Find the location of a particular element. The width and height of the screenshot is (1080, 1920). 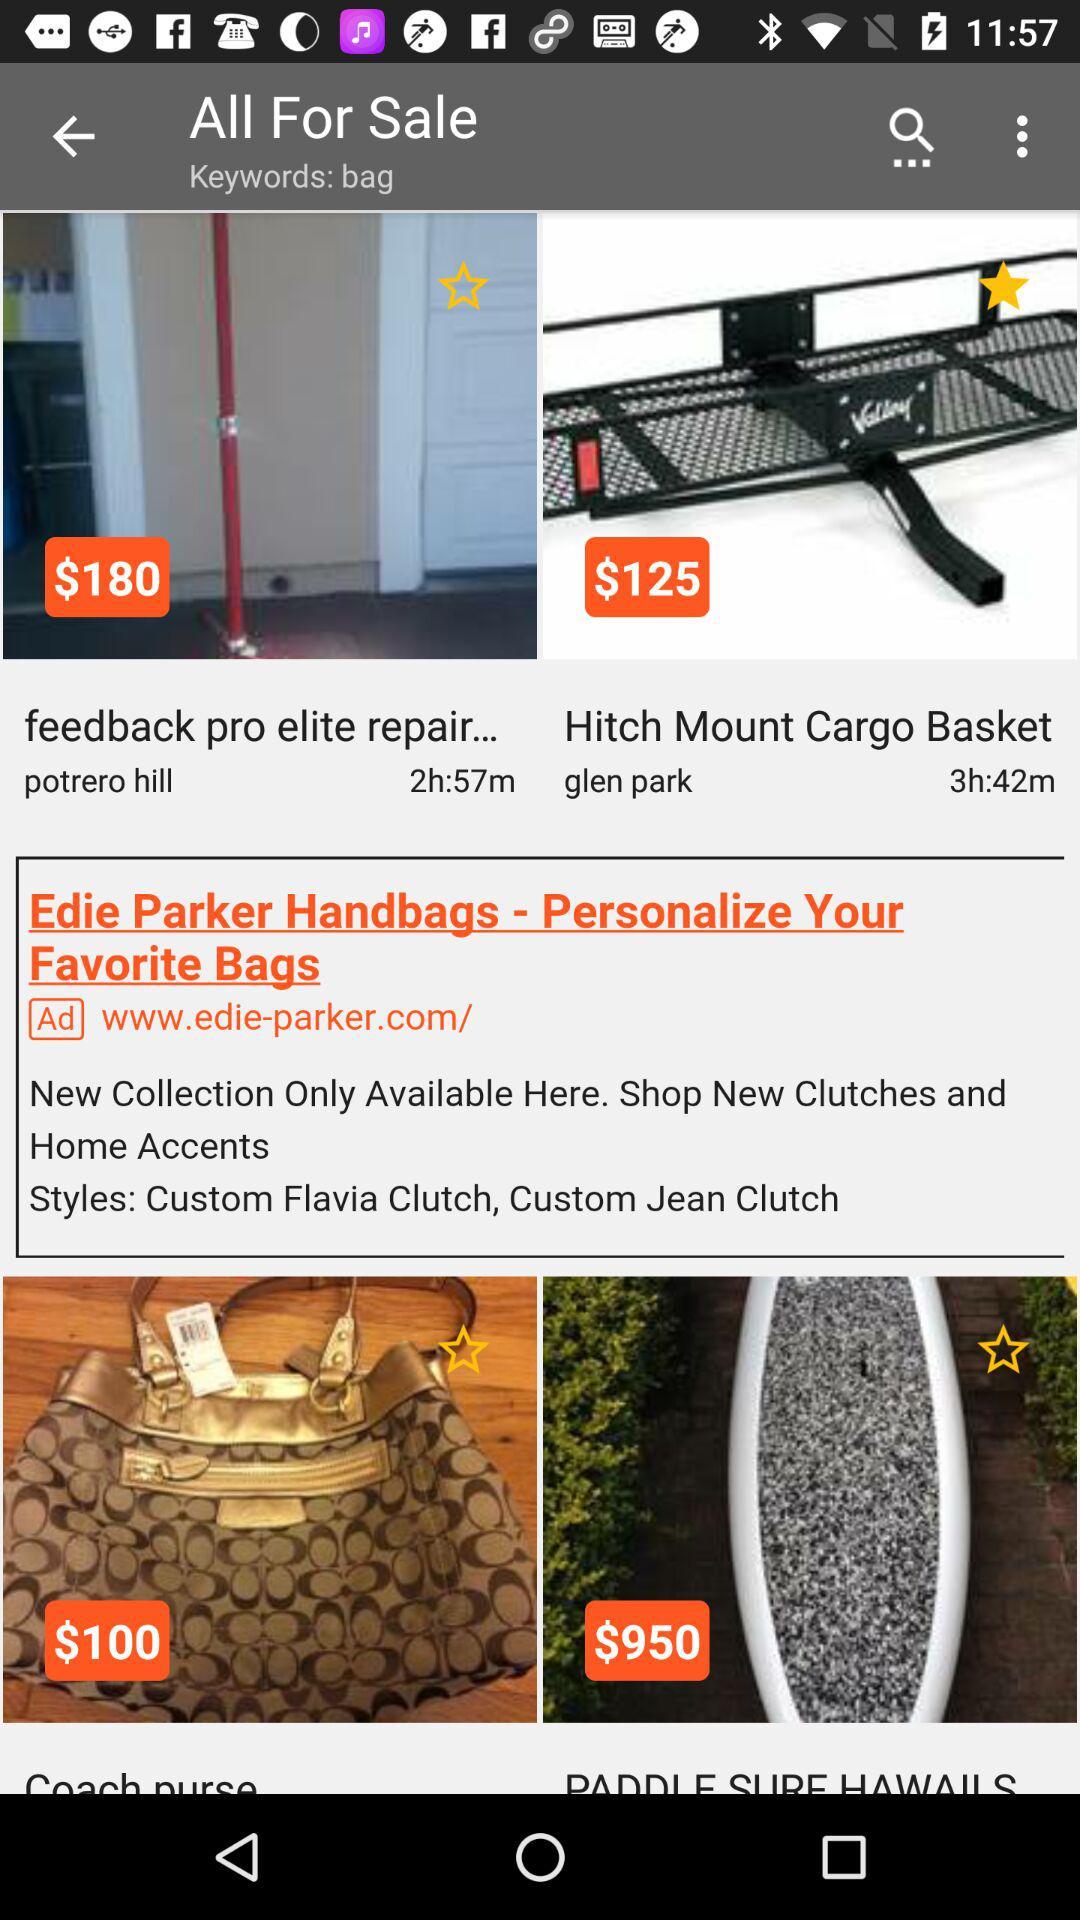

favorite is located at coordinates (1003, 1349).